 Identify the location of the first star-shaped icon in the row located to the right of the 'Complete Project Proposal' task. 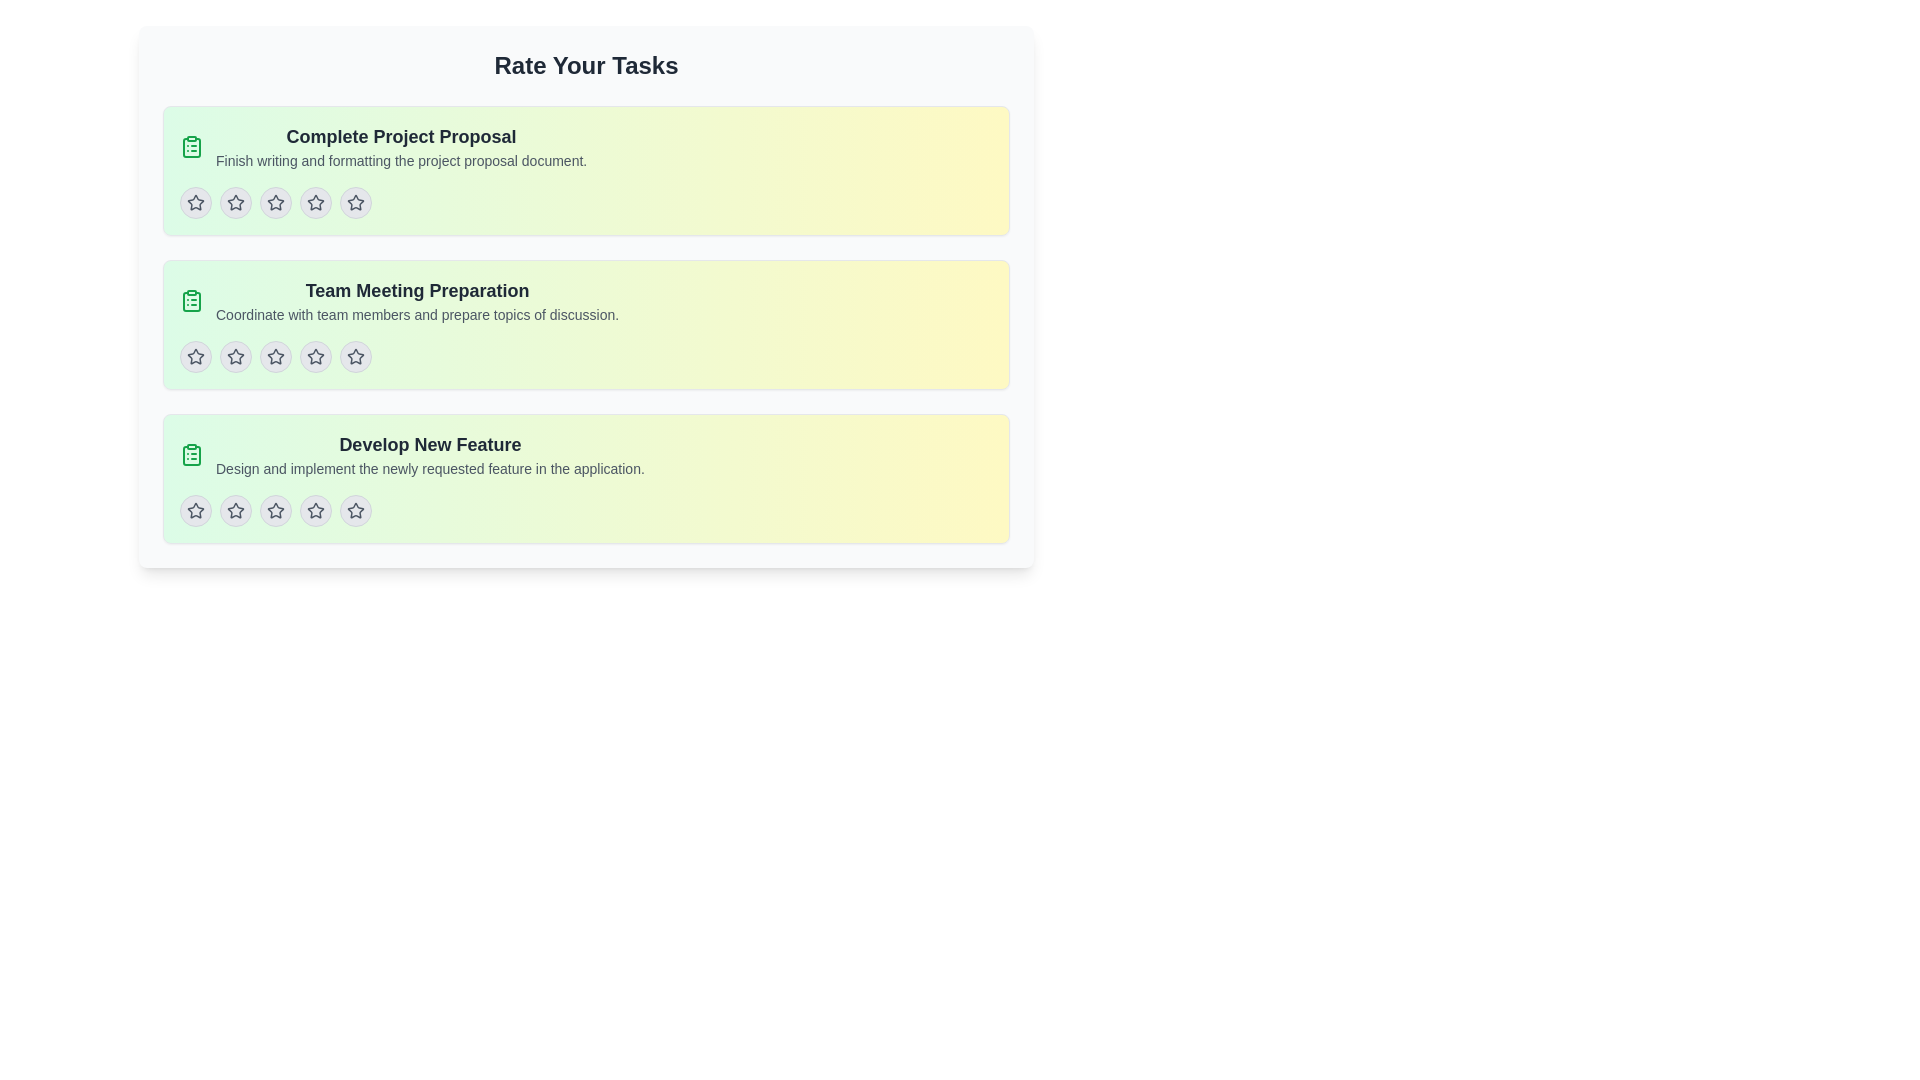
(196, 203).